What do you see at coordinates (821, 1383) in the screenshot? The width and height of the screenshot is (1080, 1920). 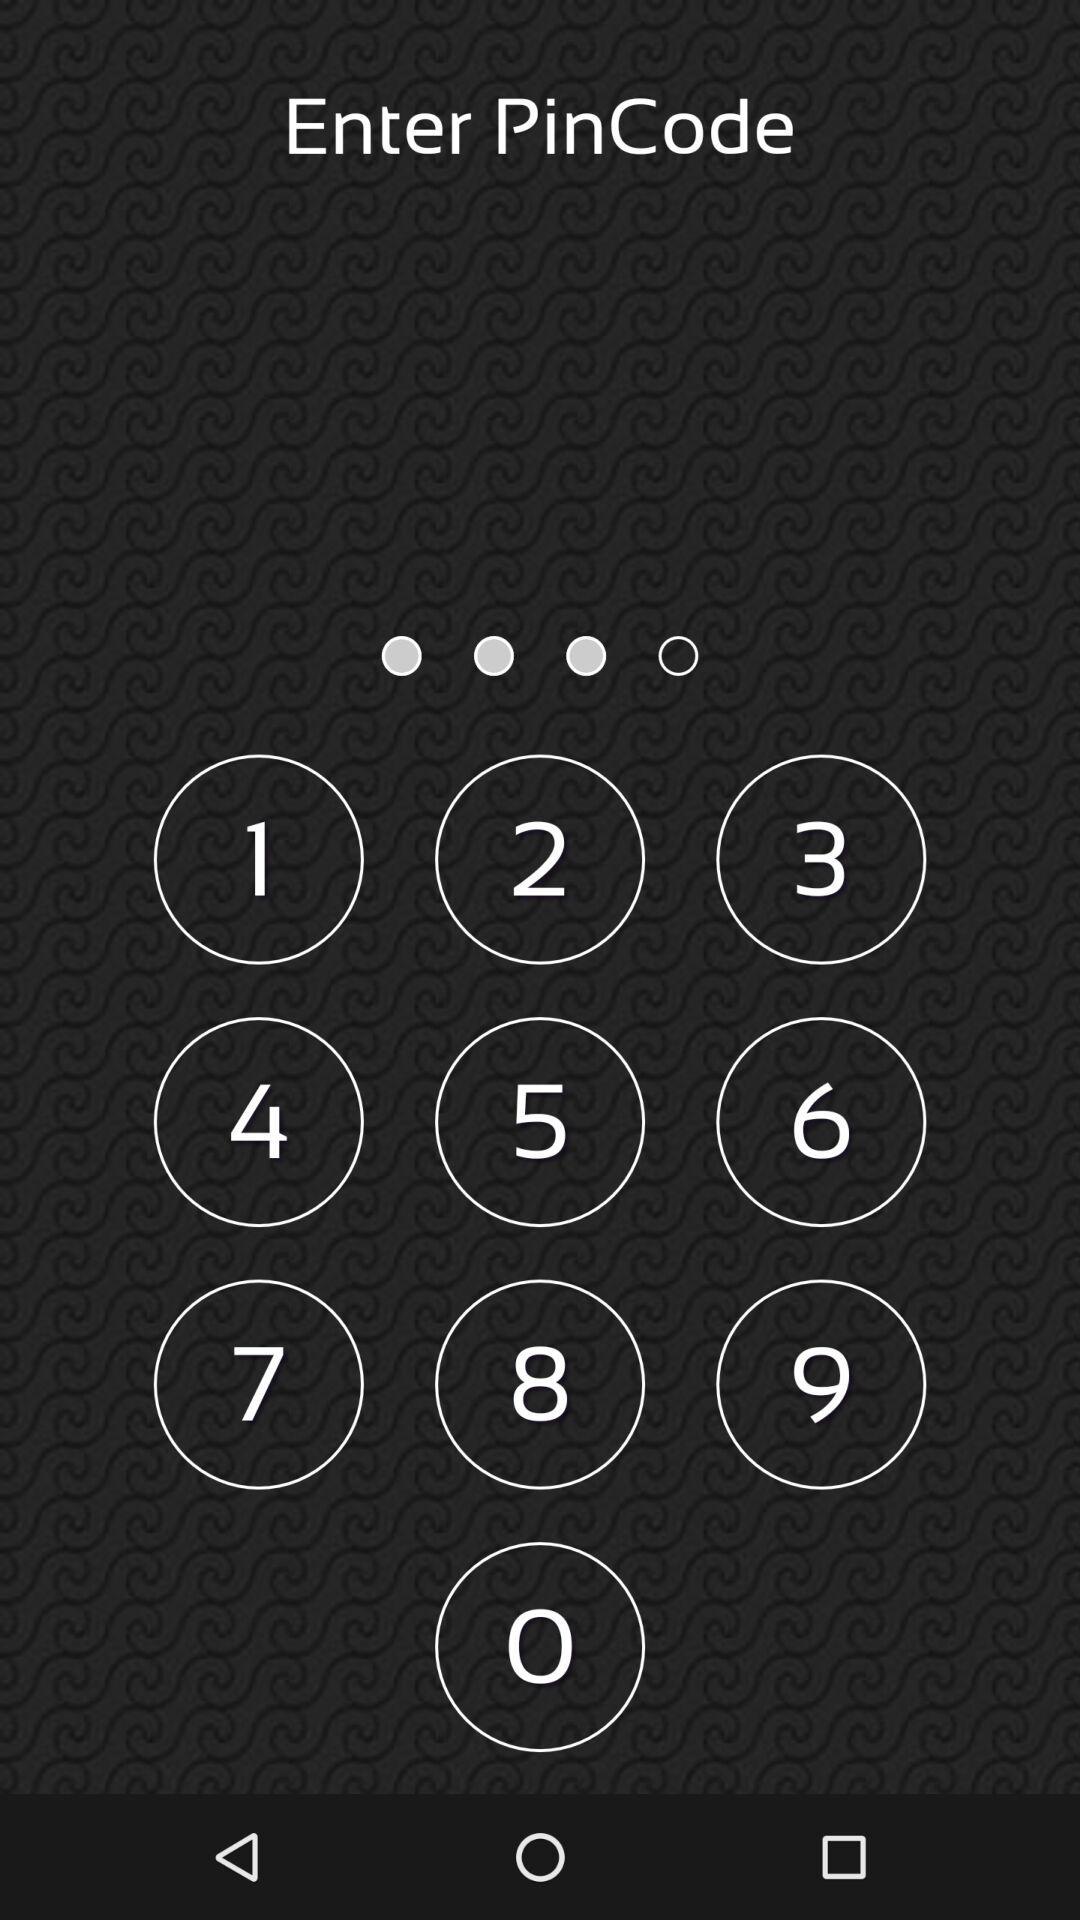 I see `icon at the bottom right corner` at bounding box center [821, 1383].